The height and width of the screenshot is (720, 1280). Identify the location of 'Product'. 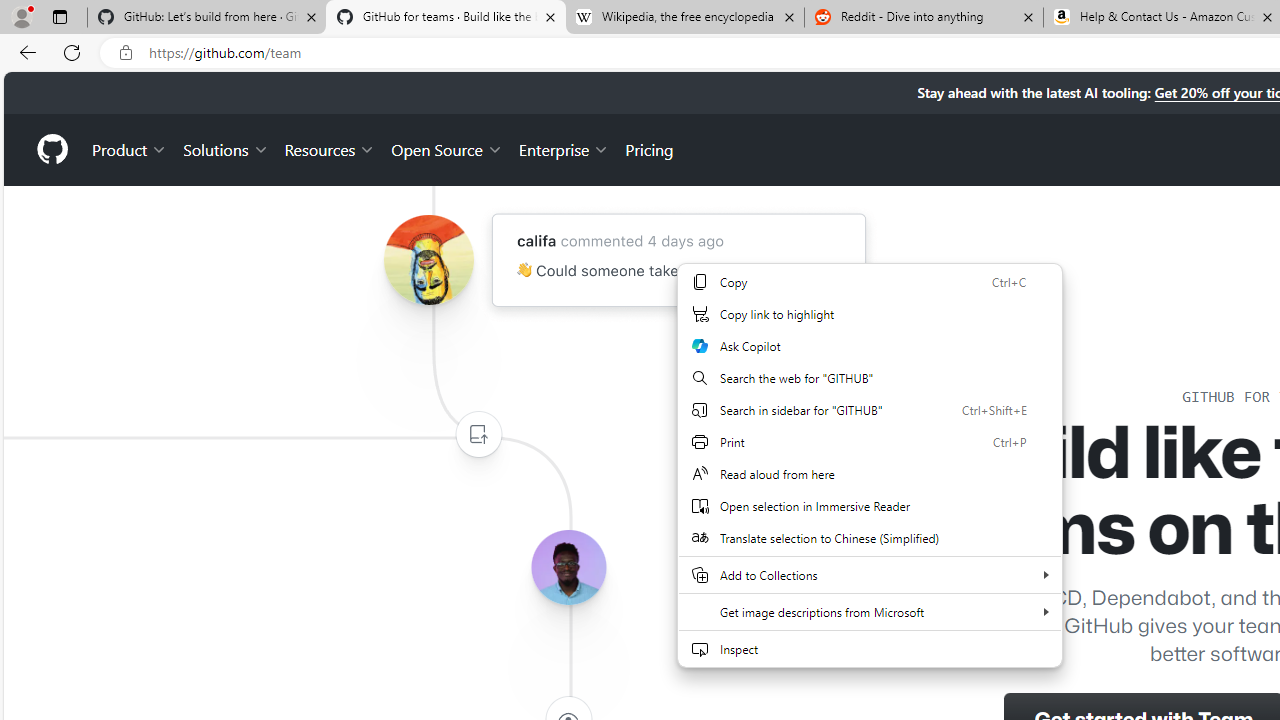
(129, 148).